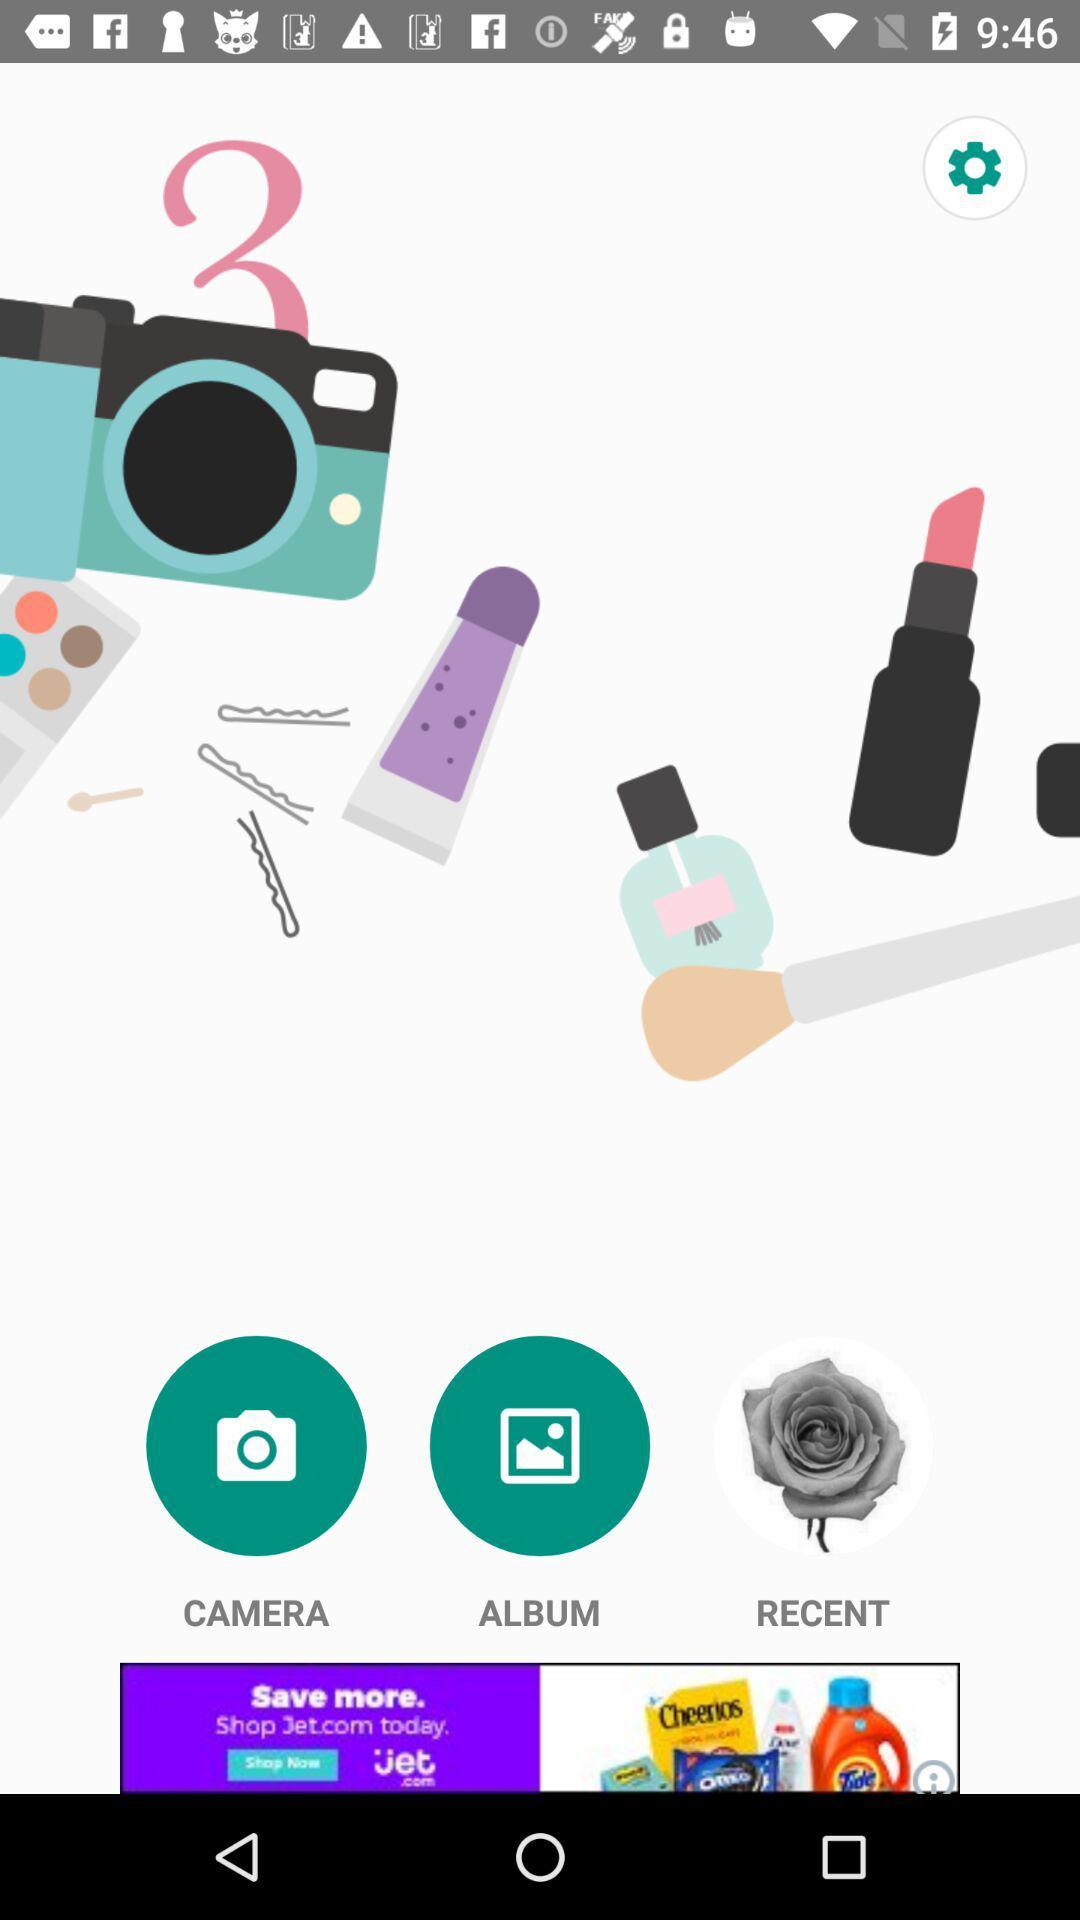  What do you see at coordinates (974, 168) in the screenshot?
I see `settings` at bounding box center [974, 168].